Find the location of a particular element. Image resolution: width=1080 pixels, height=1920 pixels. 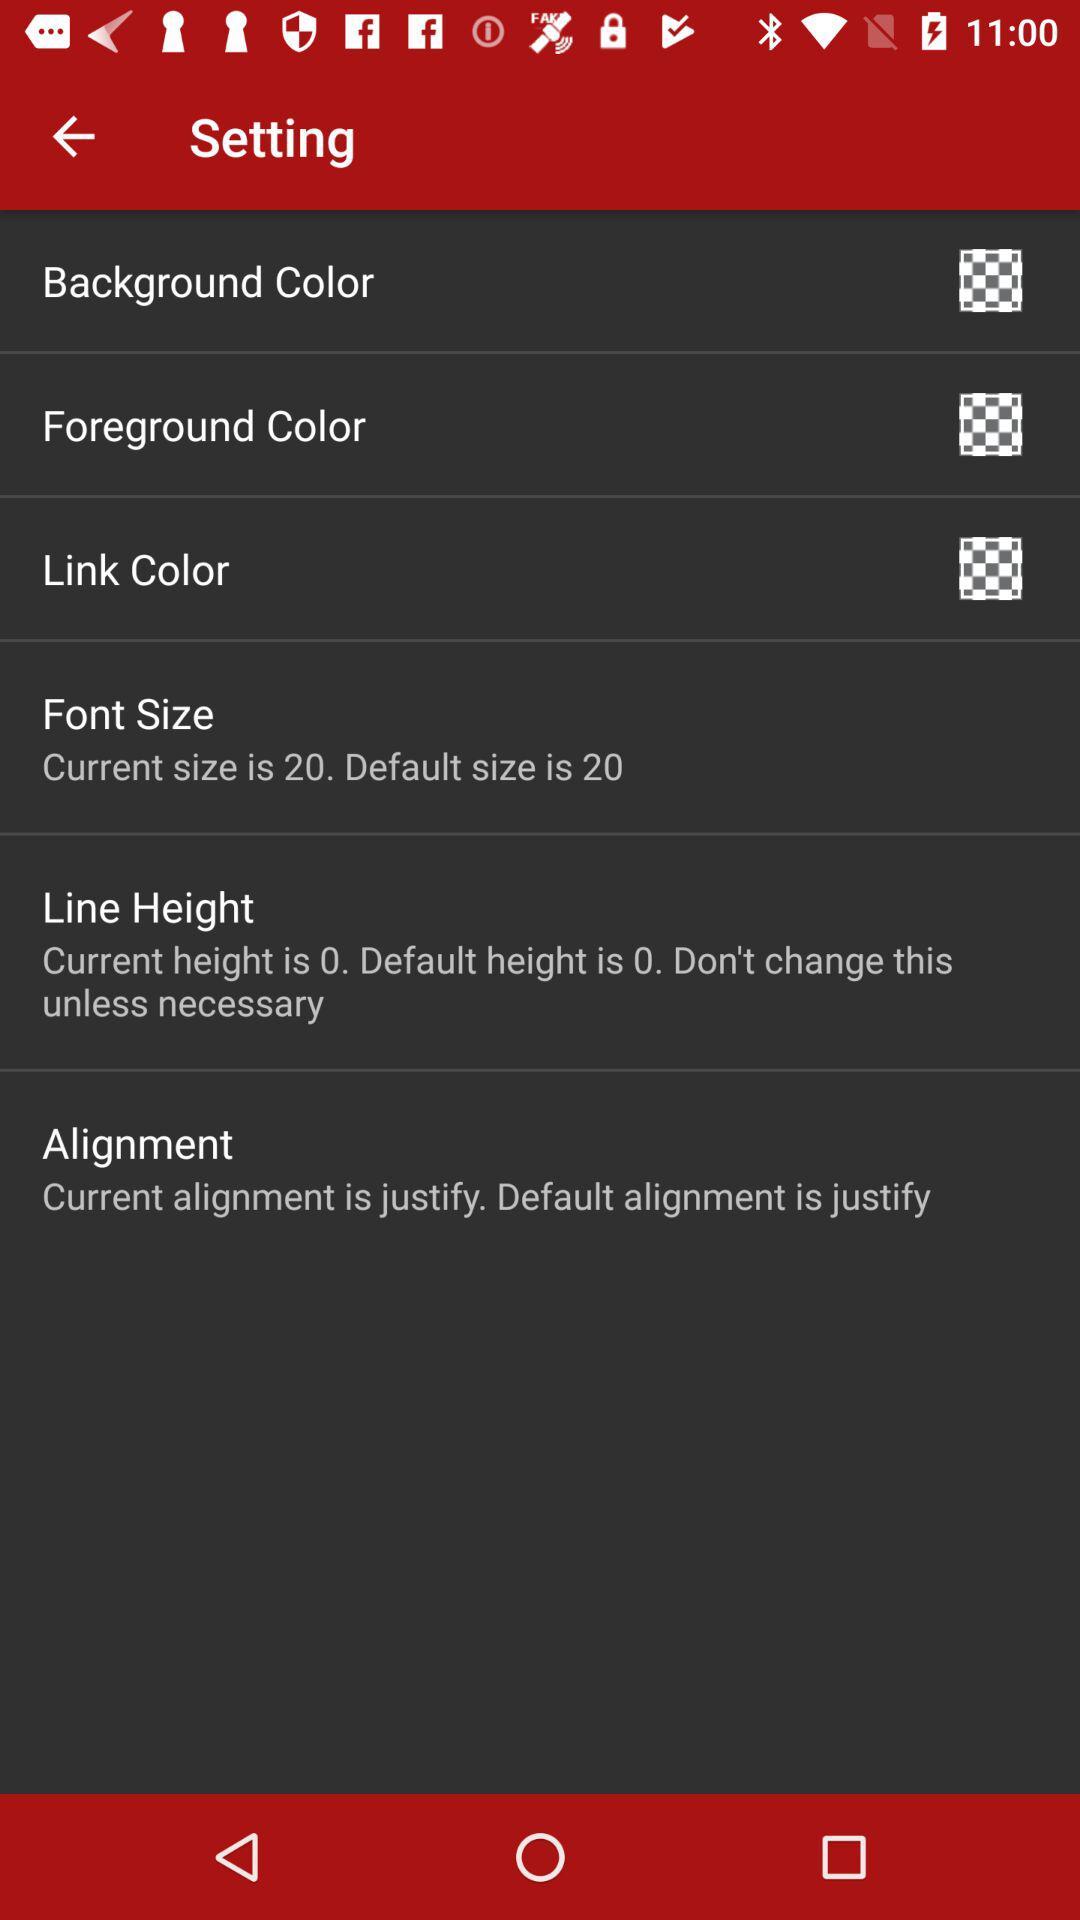

item to the right of the link color icon is located at coordinates (990, 567).